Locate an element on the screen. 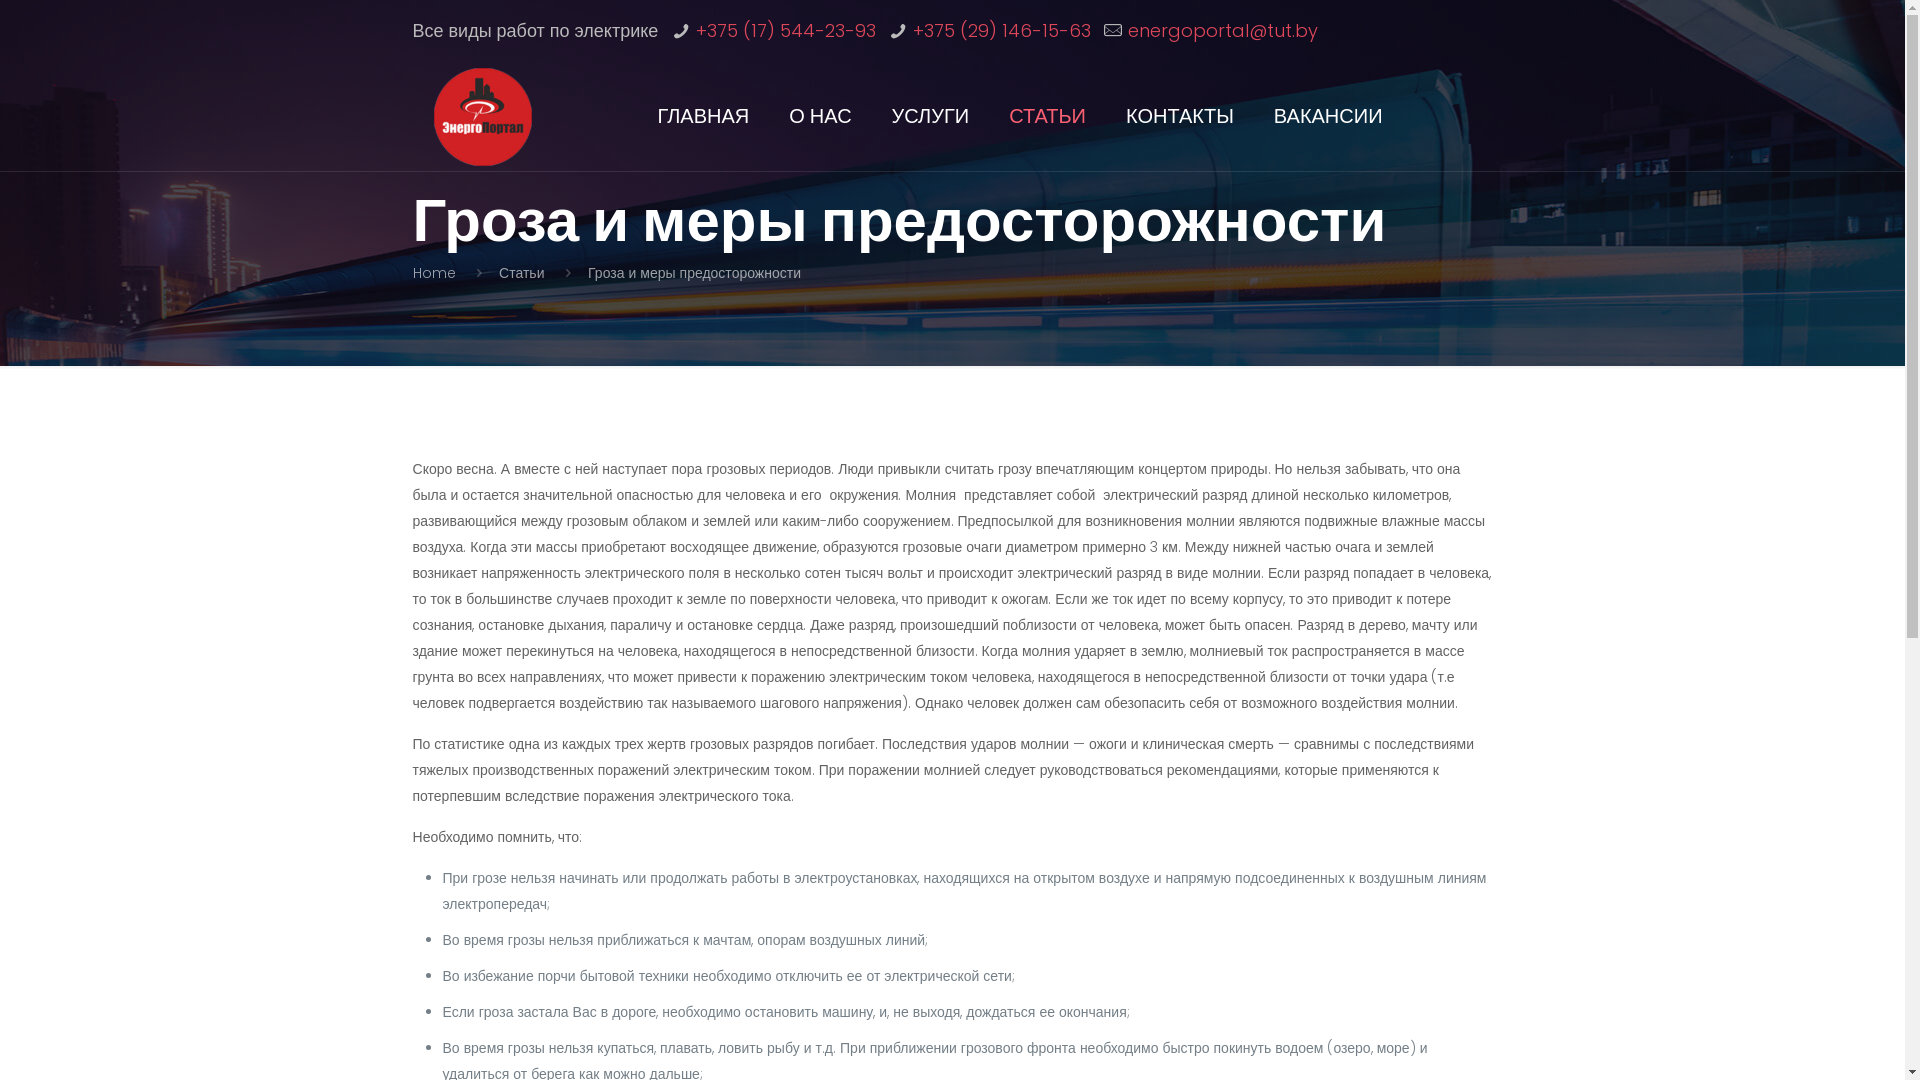 This screenshot has width=1920, height=1080. '+375 (17) 544-23-93' is located at coordinates (785, 30).